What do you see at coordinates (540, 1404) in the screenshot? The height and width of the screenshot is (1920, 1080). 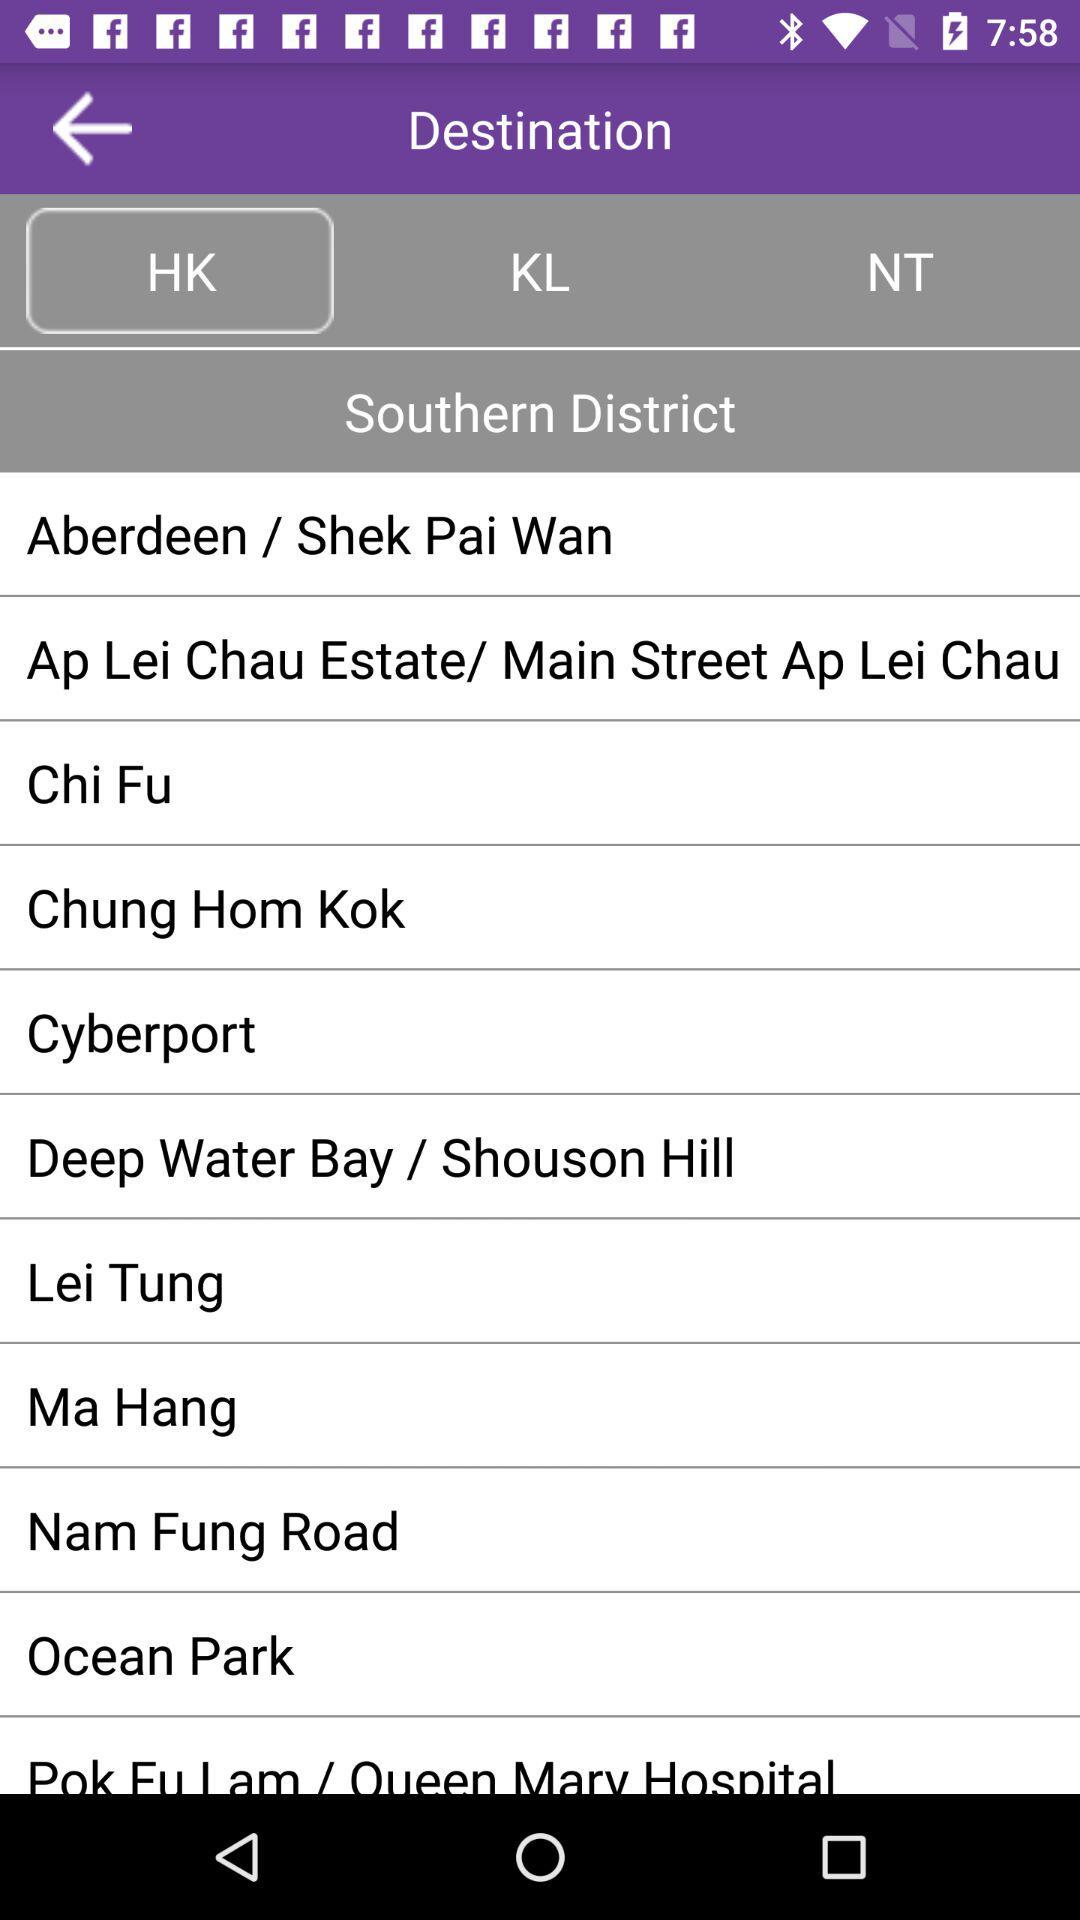 I see `ma hang app` at bounding box center [540, 1404].